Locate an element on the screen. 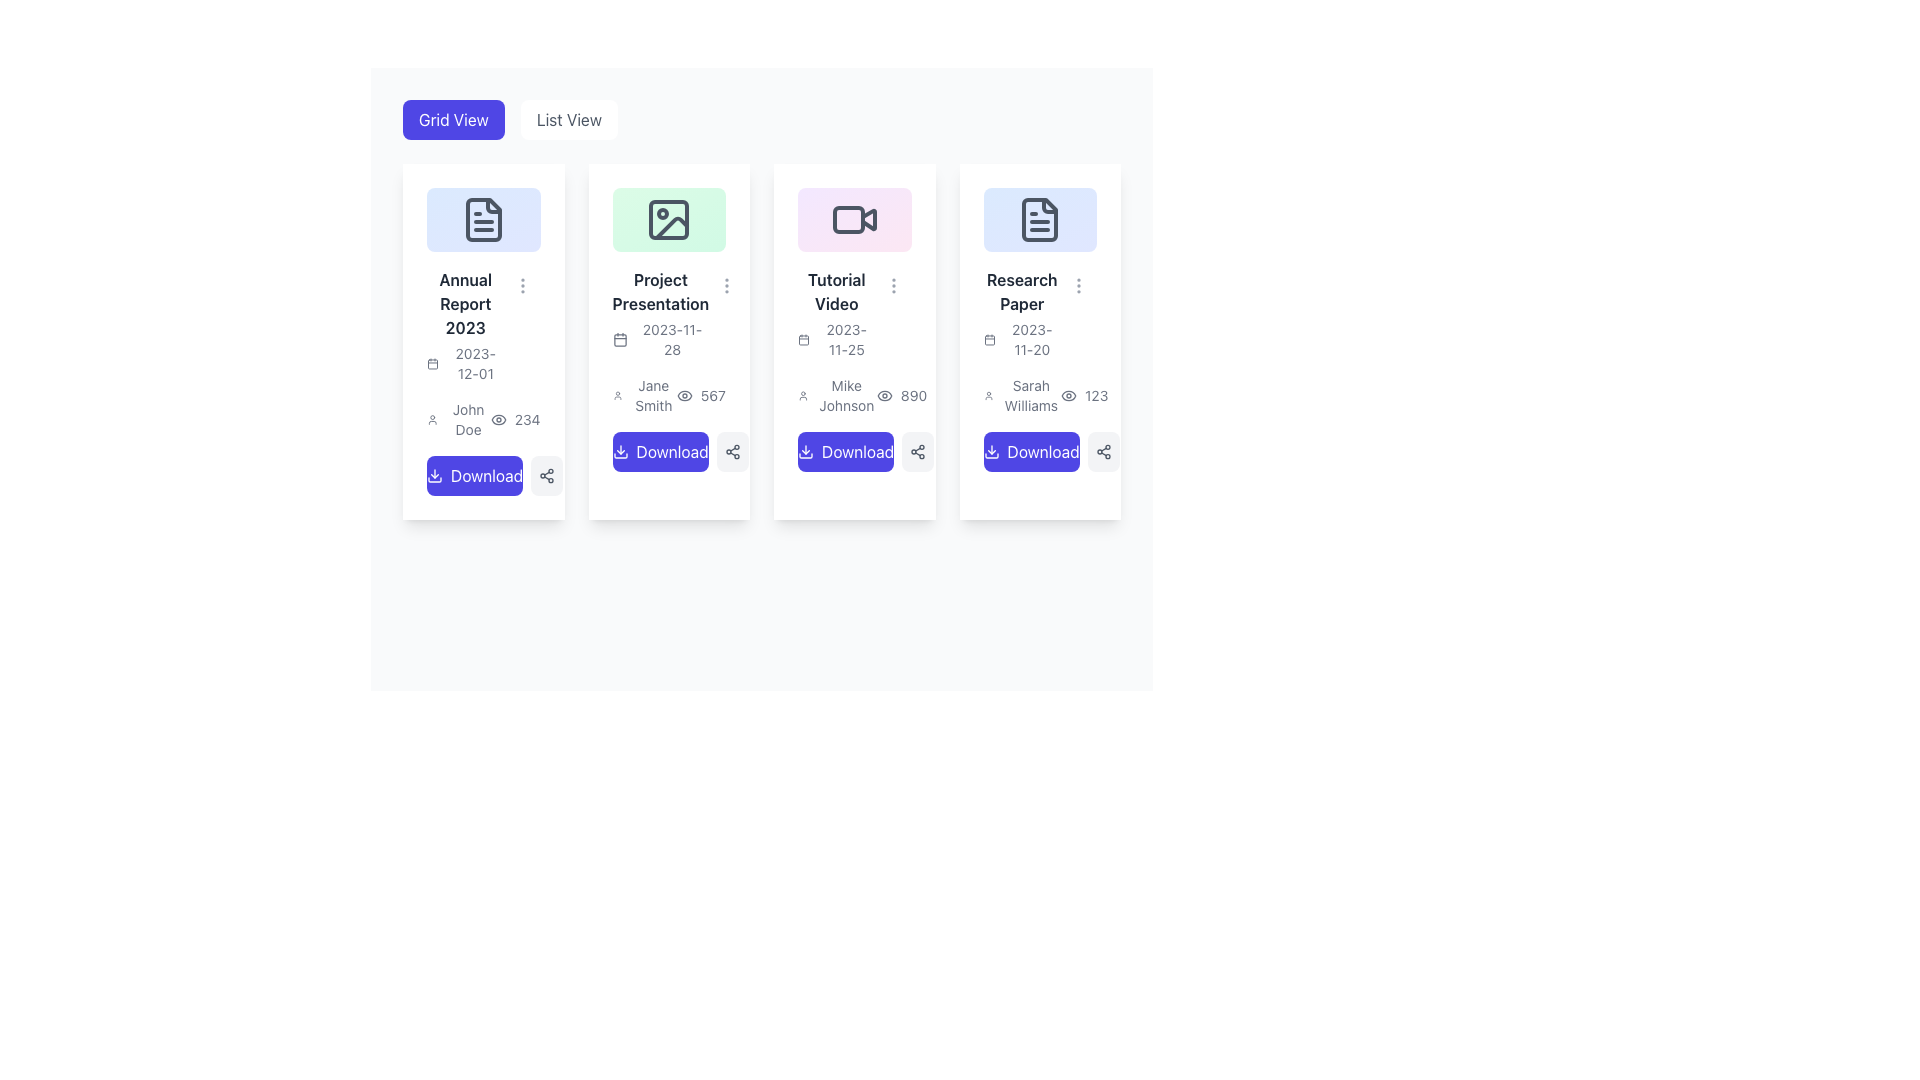 This screenshot has height=1080, width=1920. the static text indicating view count located in the third card from the left, positioned next to an eye icon in the bottom-right segment of the card's content area is located at coordinates (913, 395).